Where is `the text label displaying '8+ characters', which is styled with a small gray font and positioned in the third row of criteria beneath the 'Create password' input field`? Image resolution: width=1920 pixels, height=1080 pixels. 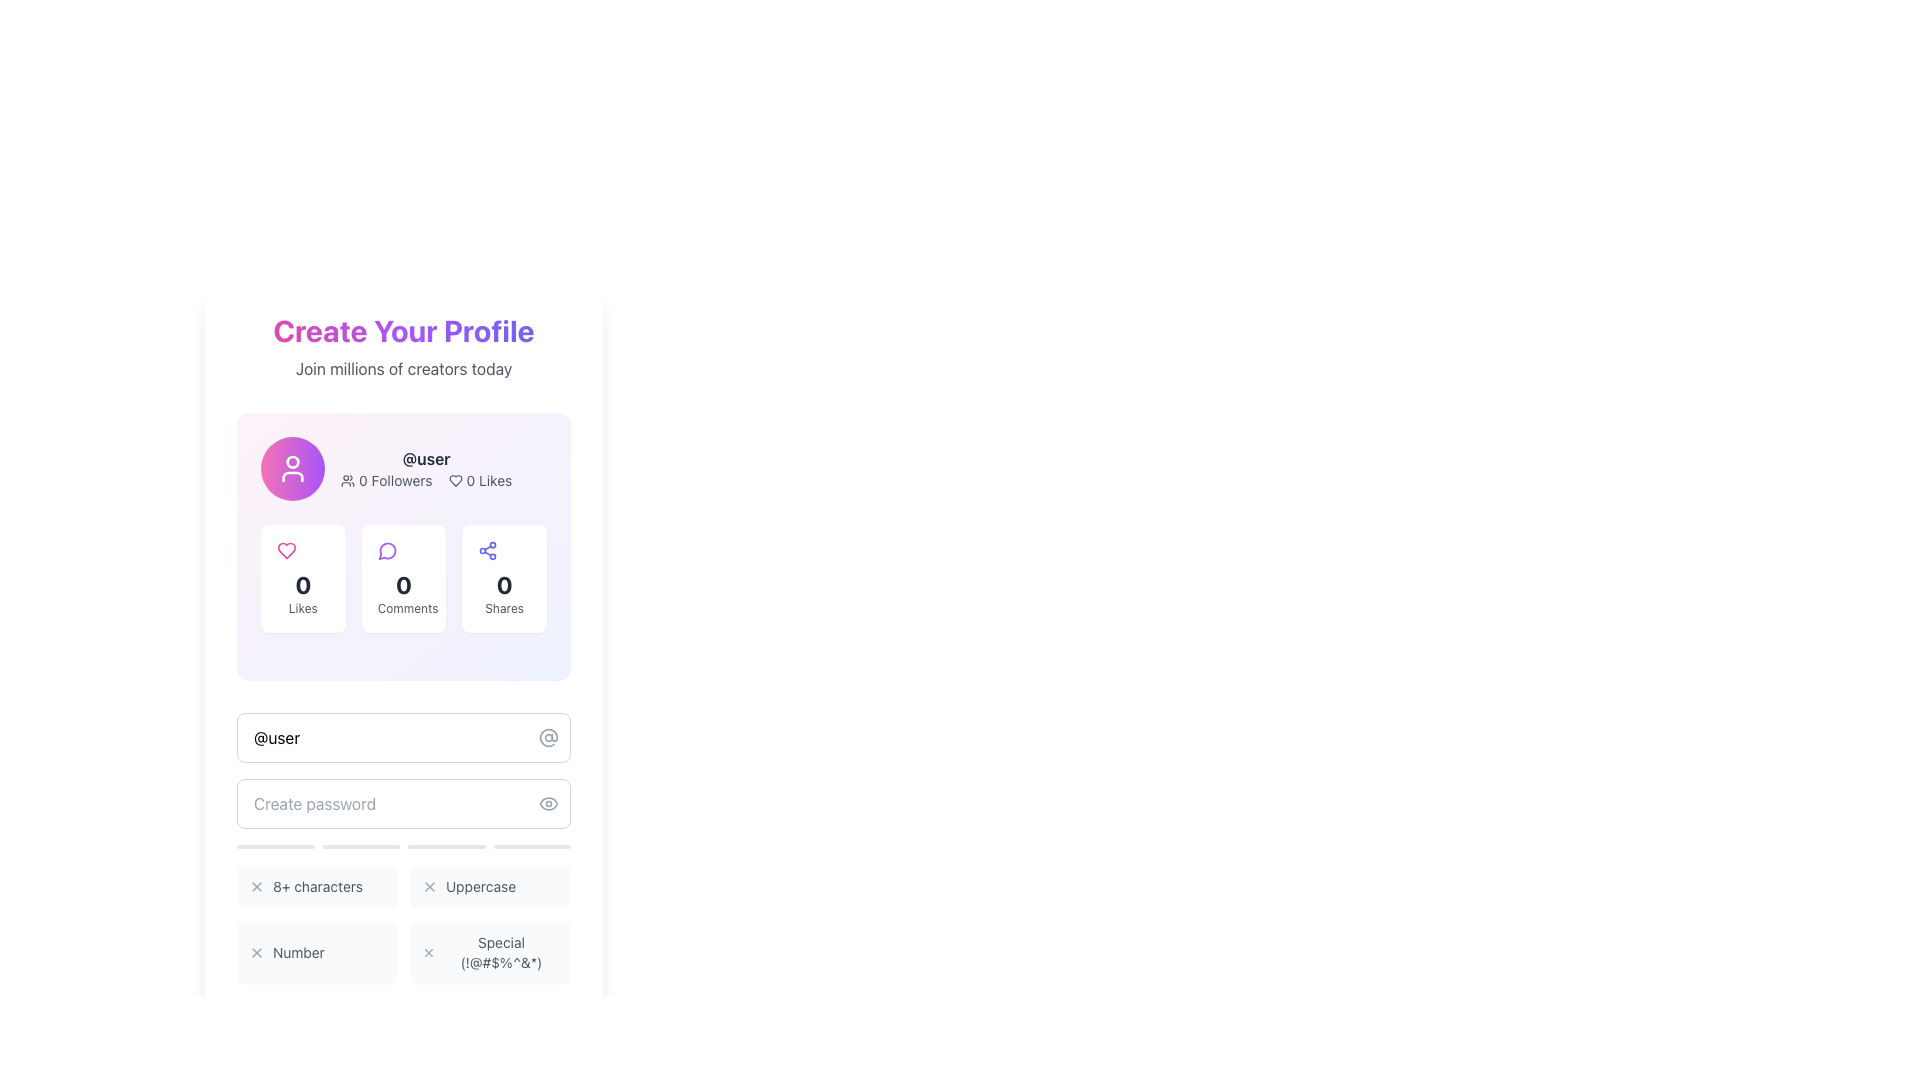
the text label displaying '8+ characters', which is styled with a small gray font and positioned in the third row of criteria beneath the 'Create password' input field is located at coordinates (316, 886).